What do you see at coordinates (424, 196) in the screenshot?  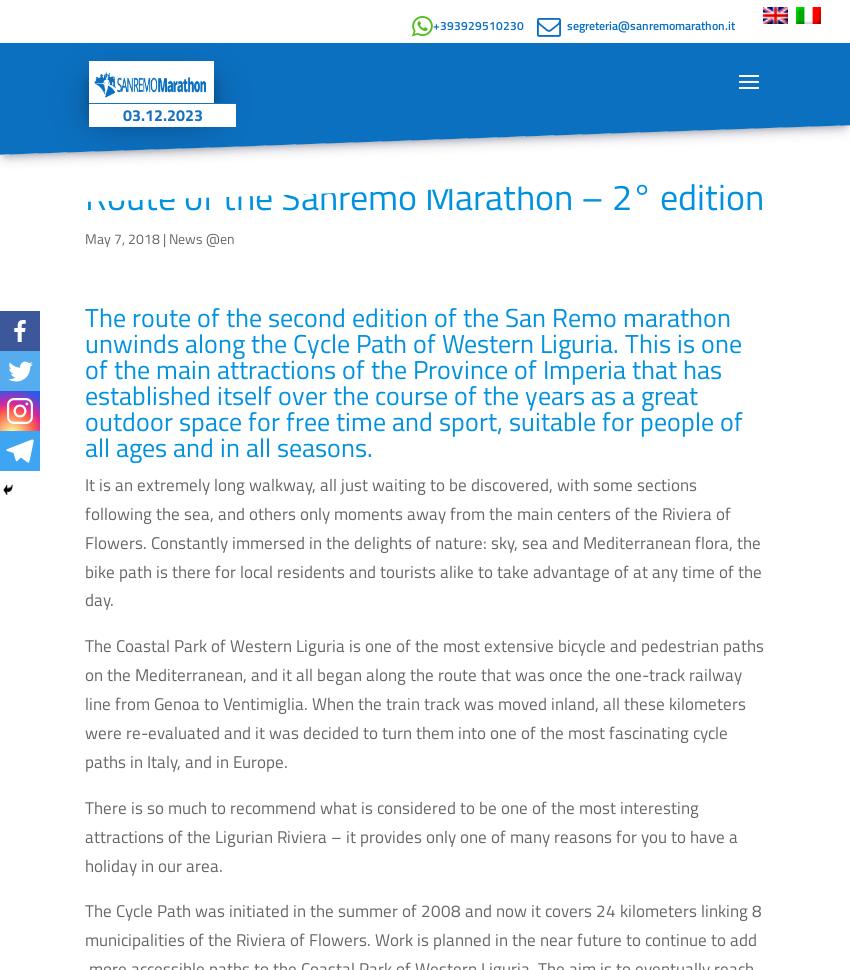 I see `'Route of the Sanremo Marathon – 2° edition'` at bounding box center [424, 196].